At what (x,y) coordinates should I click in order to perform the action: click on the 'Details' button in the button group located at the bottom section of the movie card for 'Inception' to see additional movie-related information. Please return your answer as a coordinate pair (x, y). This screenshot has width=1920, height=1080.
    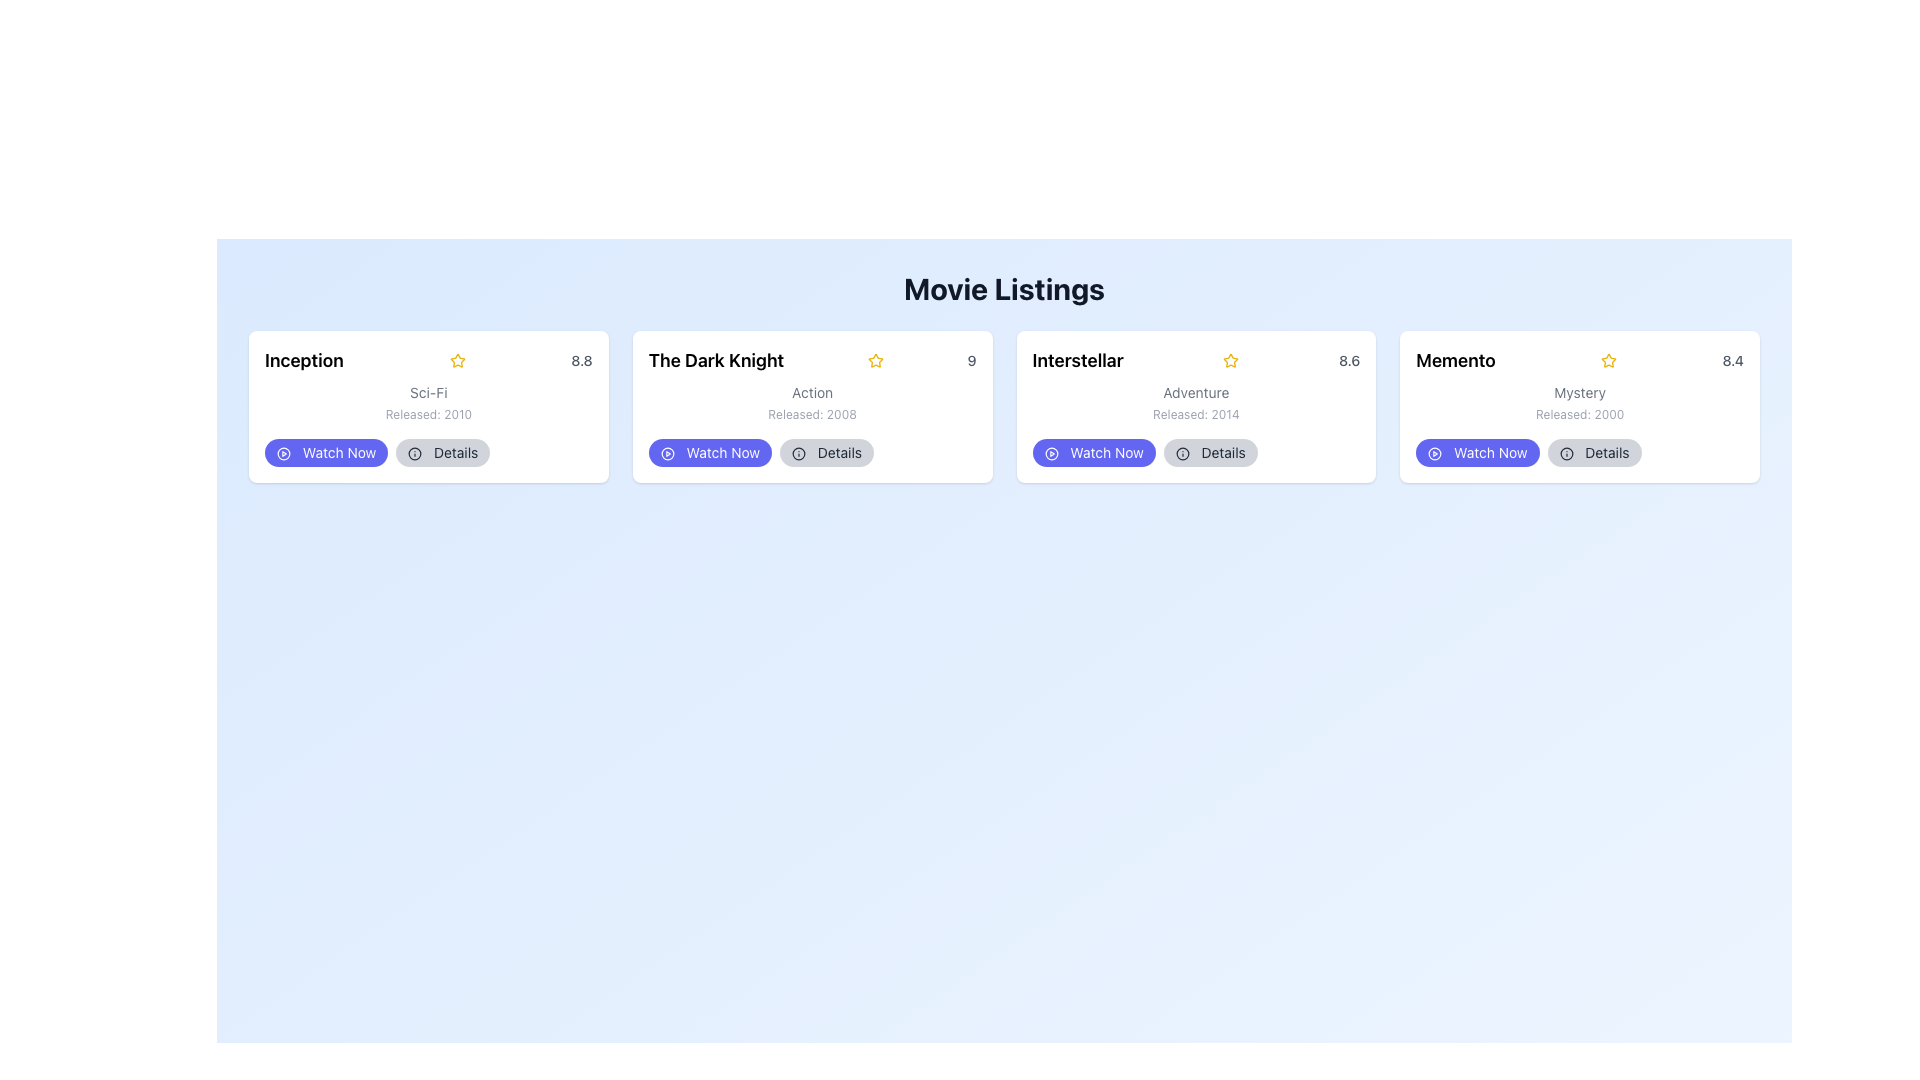
    Looking at the image, I should click on (427, 452).